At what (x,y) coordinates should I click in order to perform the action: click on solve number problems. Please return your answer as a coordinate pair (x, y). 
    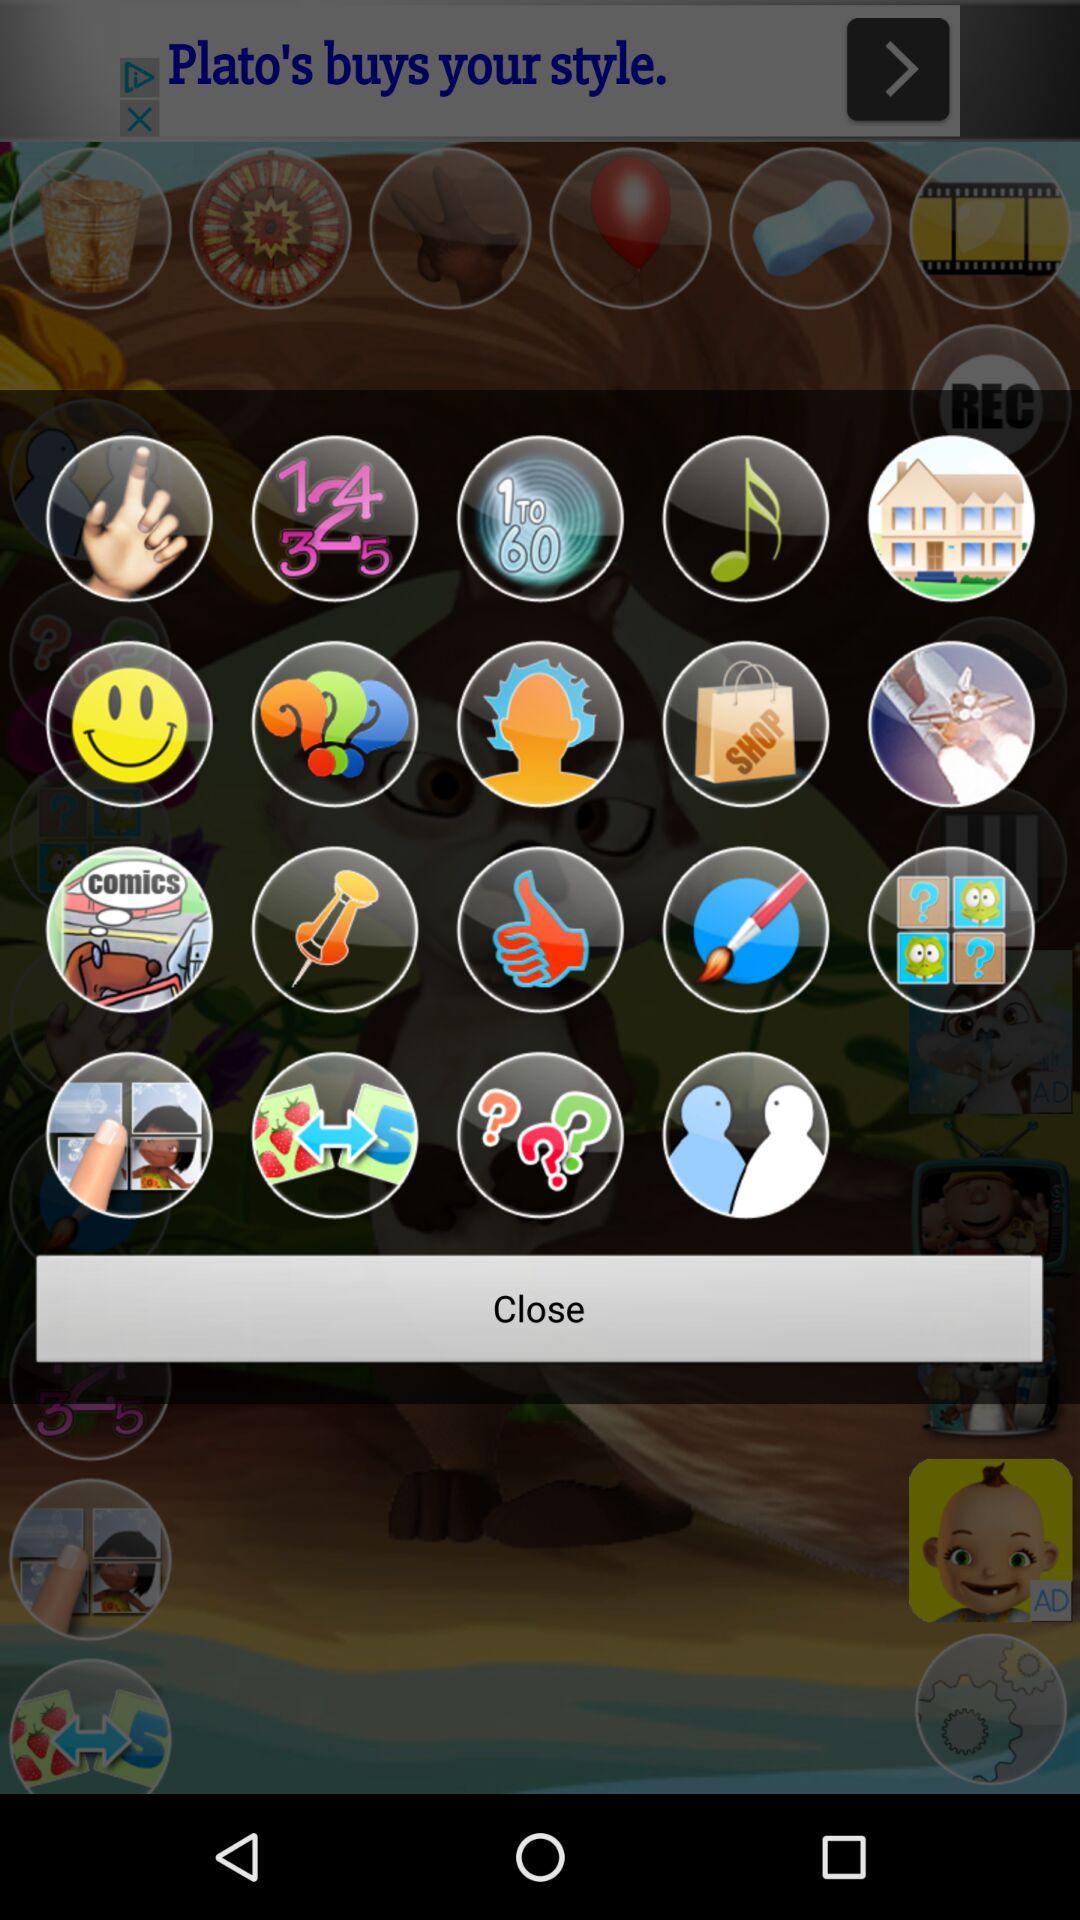
    Looking at the image, I should click on (333, 518).